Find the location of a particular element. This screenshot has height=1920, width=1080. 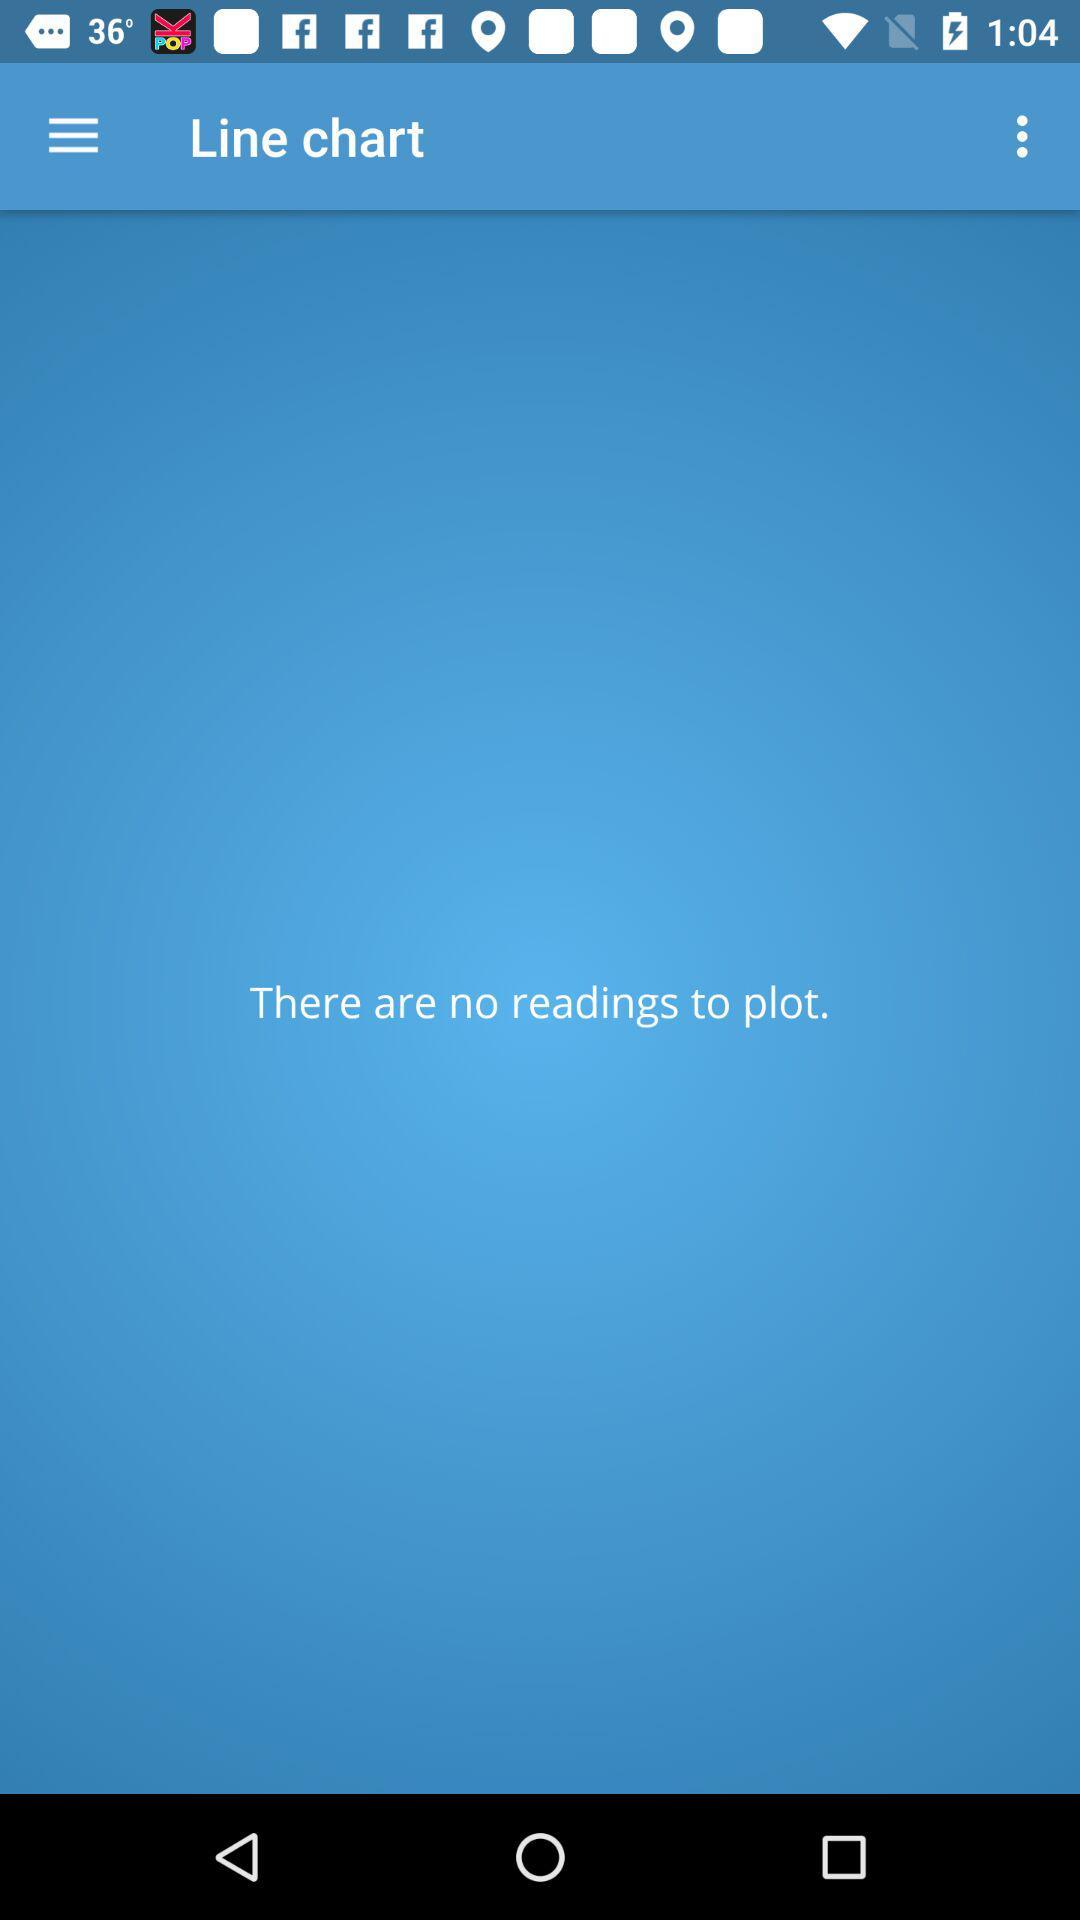

icon to the right of line chart icon is located at coordinates (1027, 135).